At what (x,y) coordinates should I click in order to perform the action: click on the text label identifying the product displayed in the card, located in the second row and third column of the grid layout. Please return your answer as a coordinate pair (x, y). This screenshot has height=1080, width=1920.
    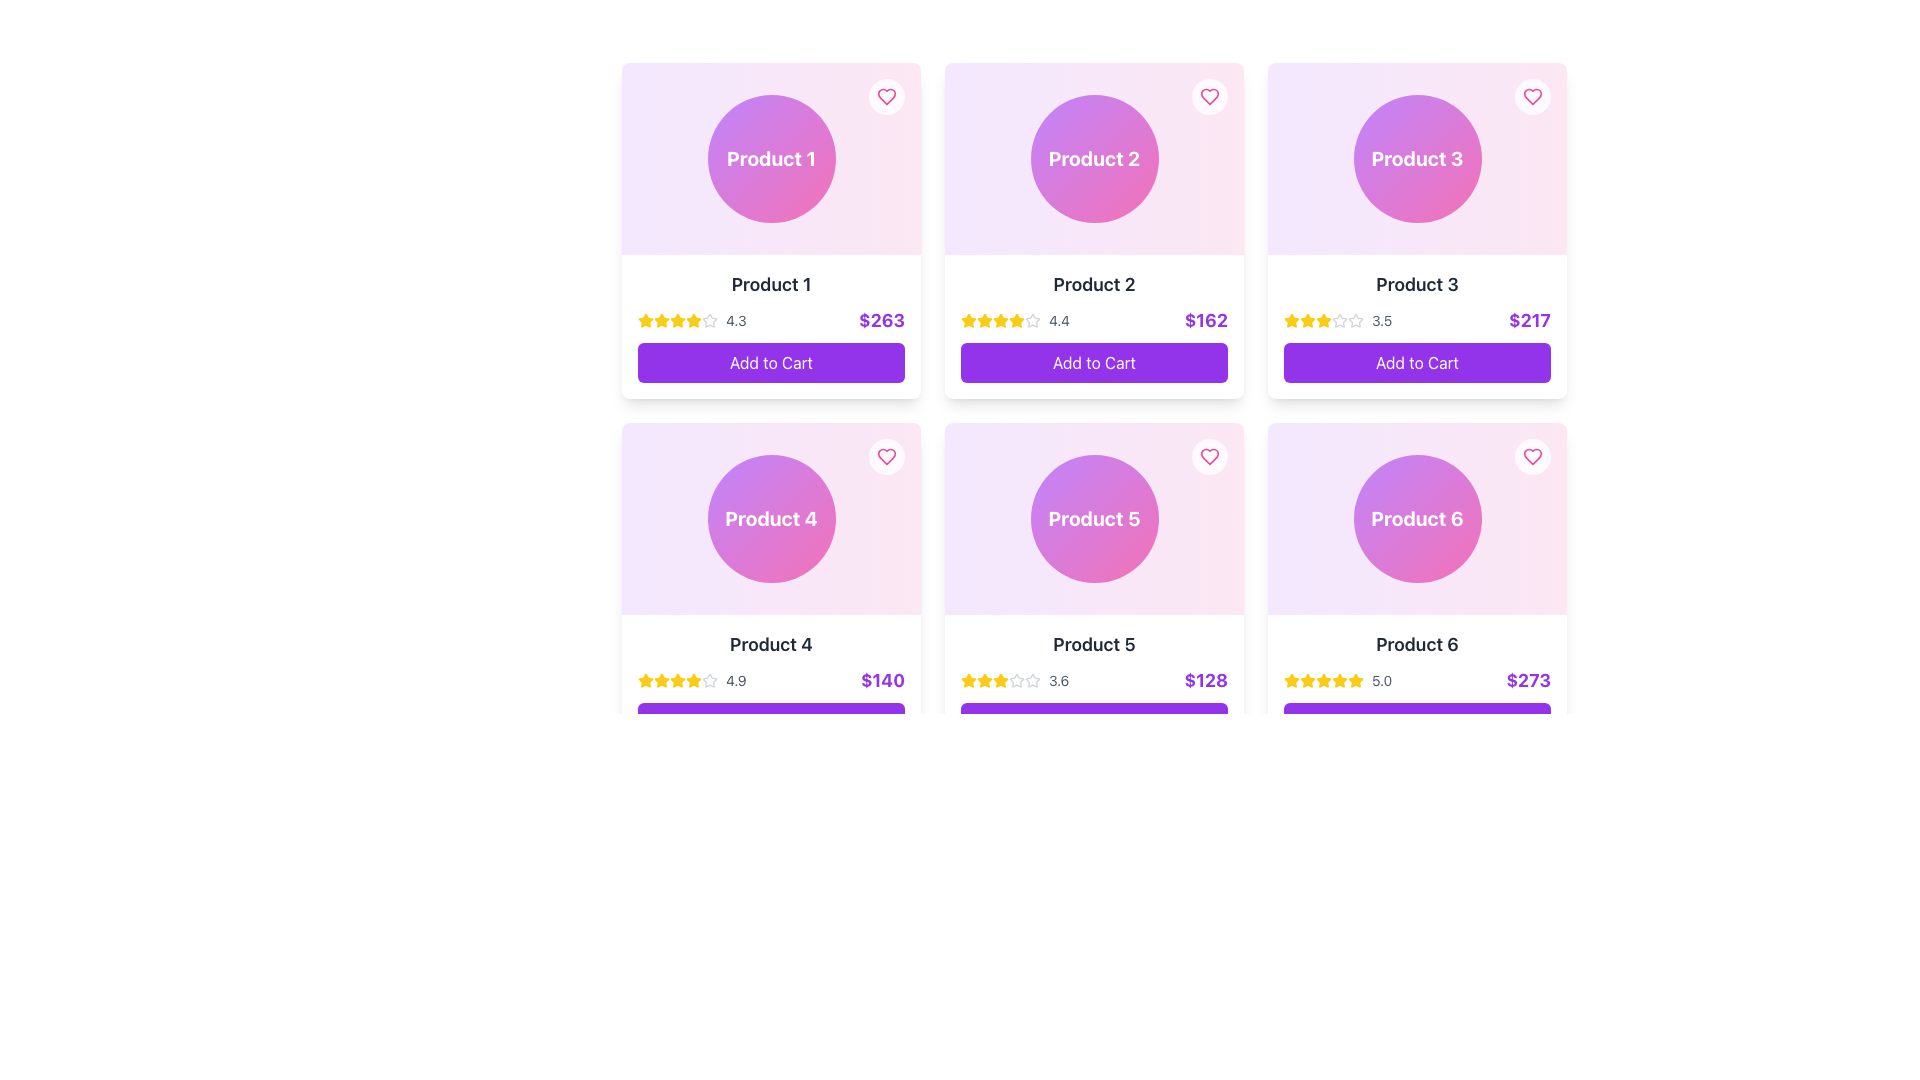
    Looking at the image, I should click on (1416, 644).